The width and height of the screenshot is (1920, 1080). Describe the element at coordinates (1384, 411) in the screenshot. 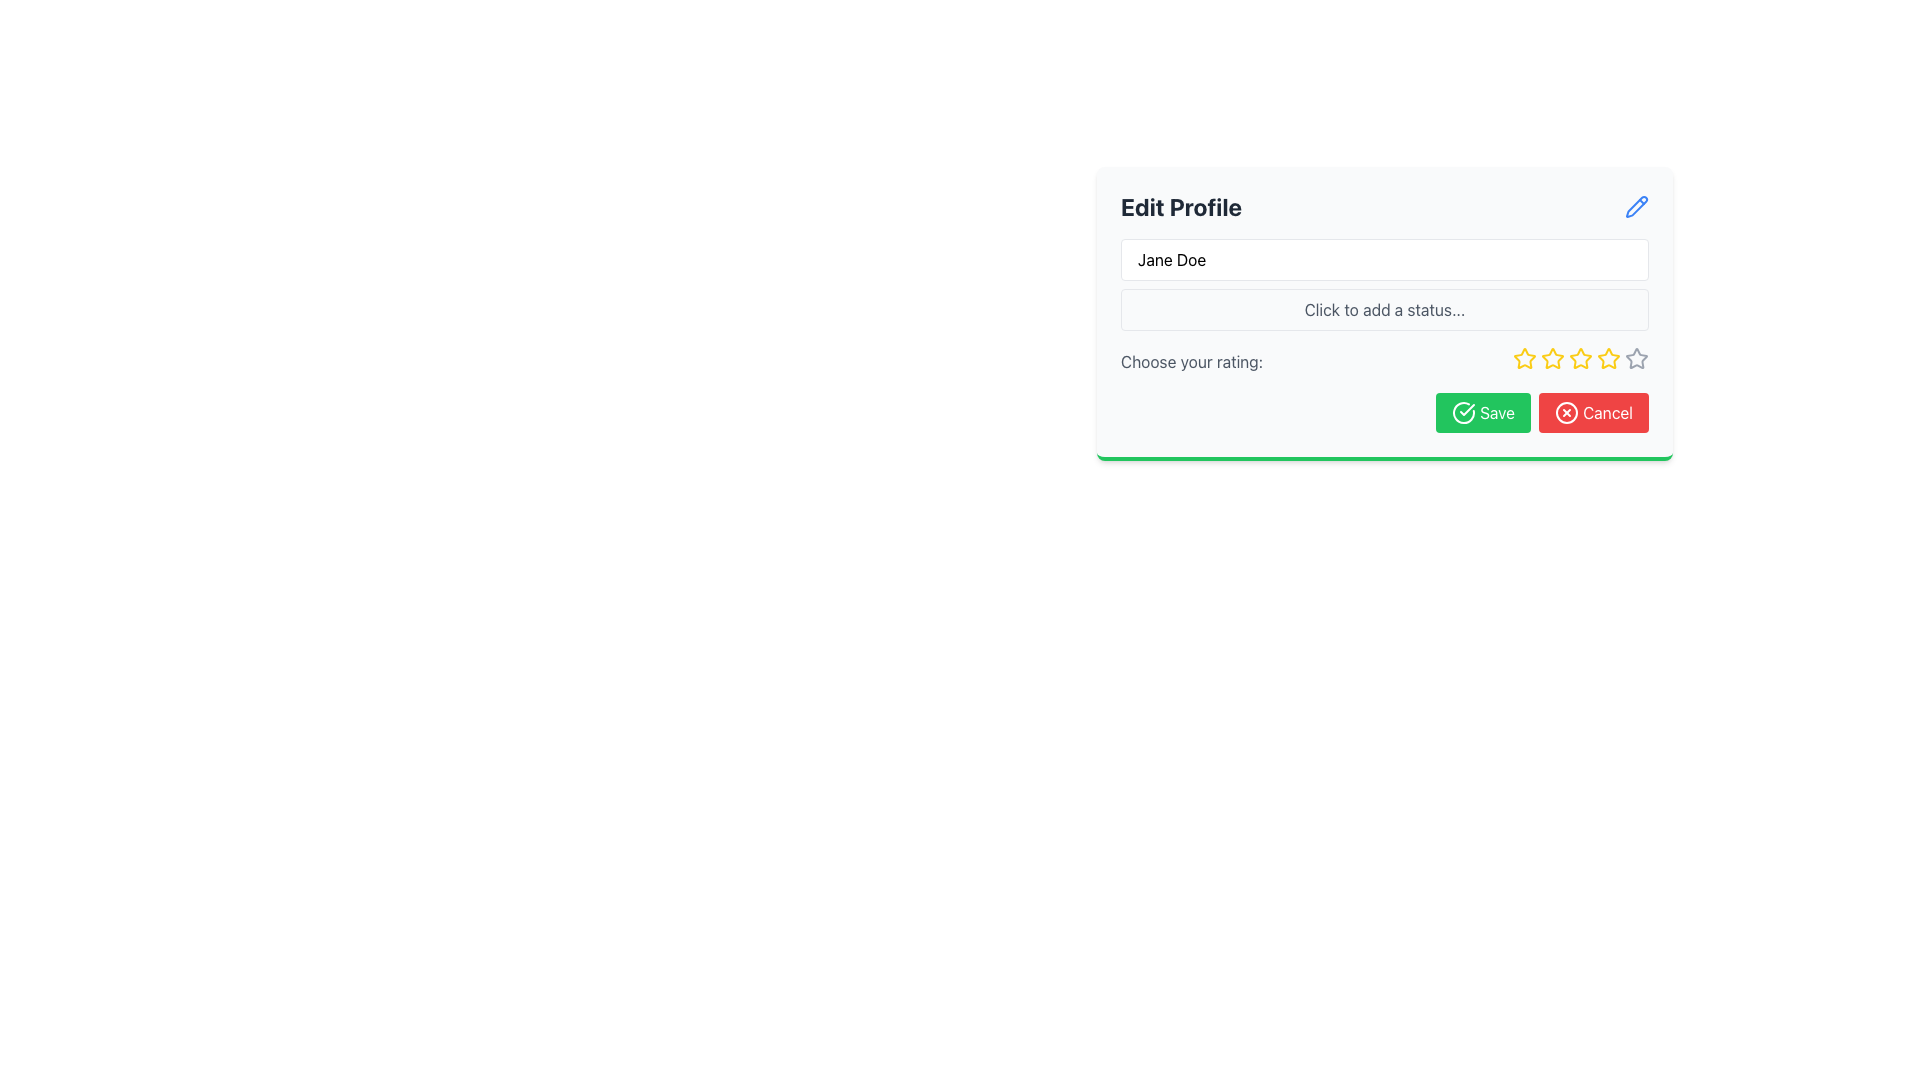

I see `the 'Save' or 'Cancel' button in the Button Group located at the bottom-right corner of the form` at that location.